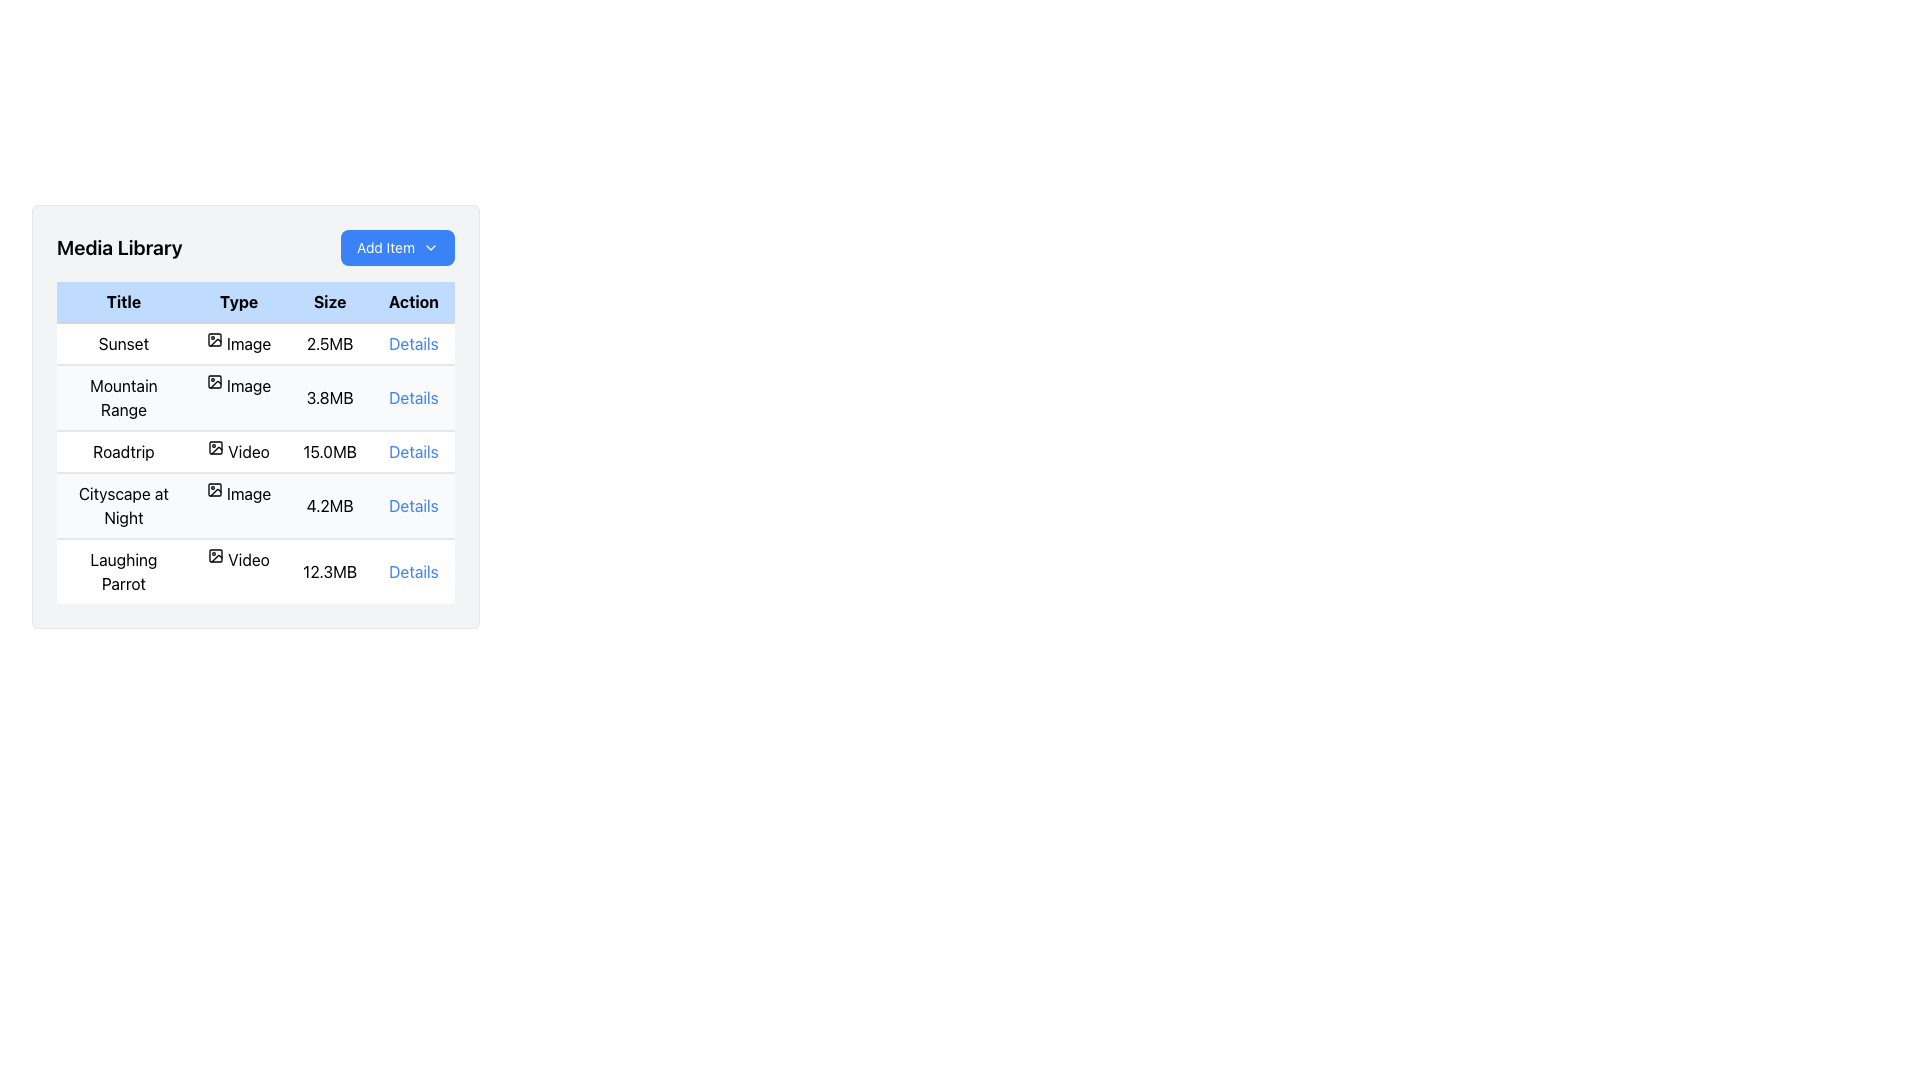 This screenshot has height=1080, width=1920. What do you see at coordinates (330, 571) in the screenshot?
I see `the text '12.3MB' in the 'Size' column of the 'Media Library' table, located in the fifth row, adjacent to 'Laughing Parrot'` at bounding box center [330, 571].